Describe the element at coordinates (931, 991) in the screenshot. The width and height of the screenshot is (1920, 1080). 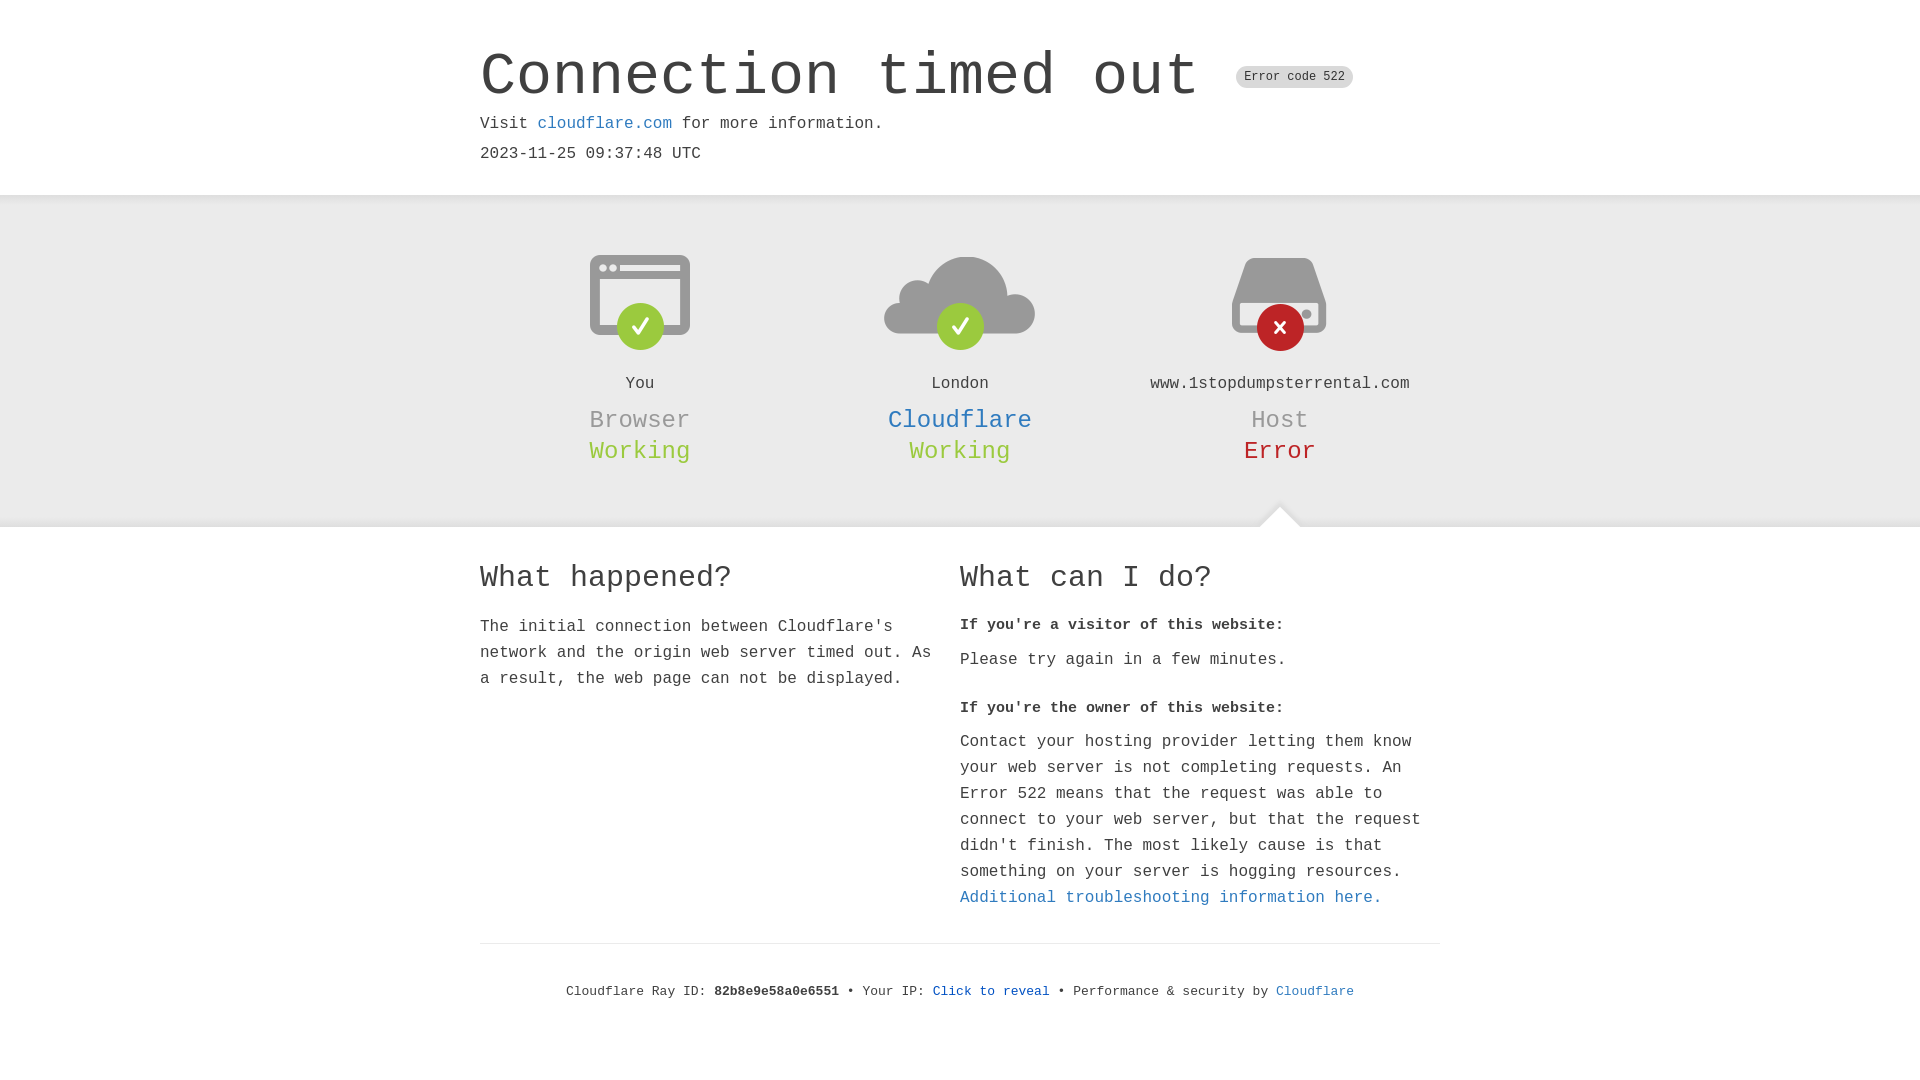
I see `'Click to reveal'` at that location.